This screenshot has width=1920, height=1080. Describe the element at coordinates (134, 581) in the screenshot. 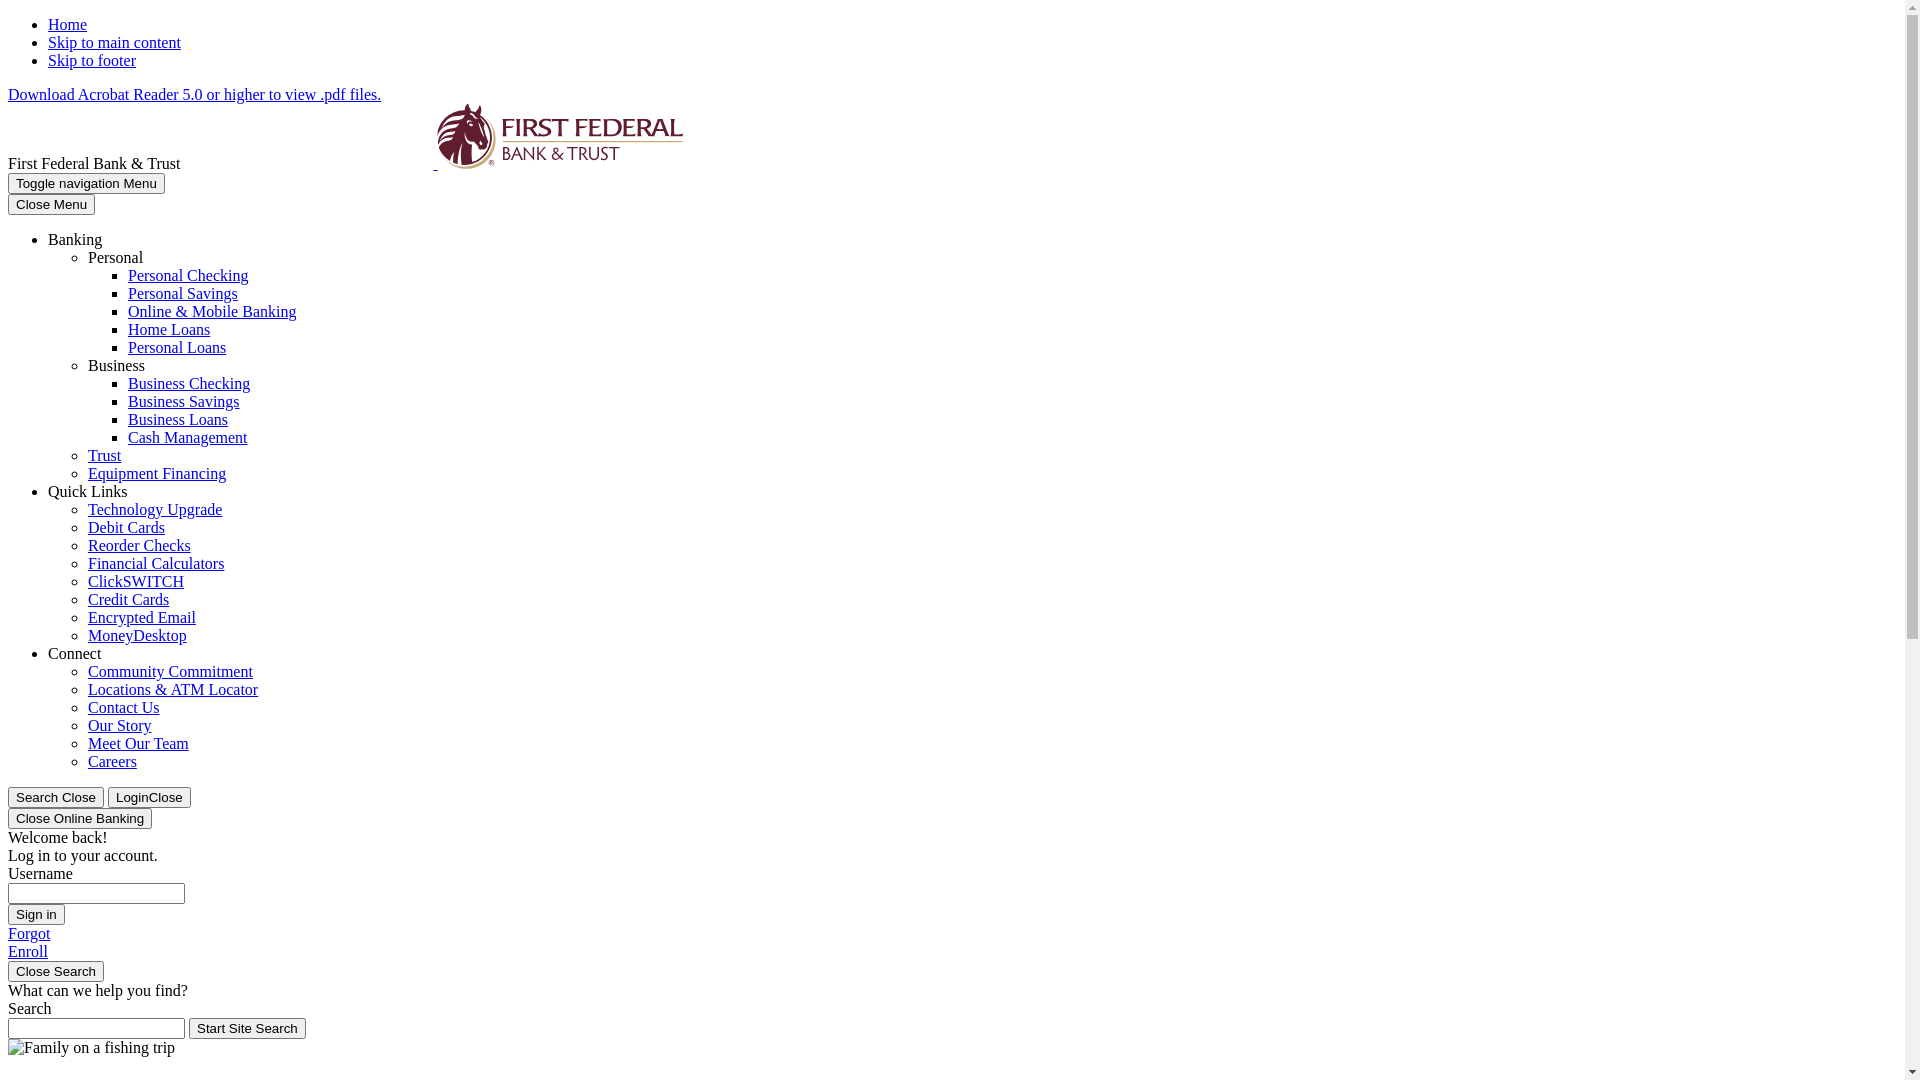

I see `'ClickSWITCH'` at that location.